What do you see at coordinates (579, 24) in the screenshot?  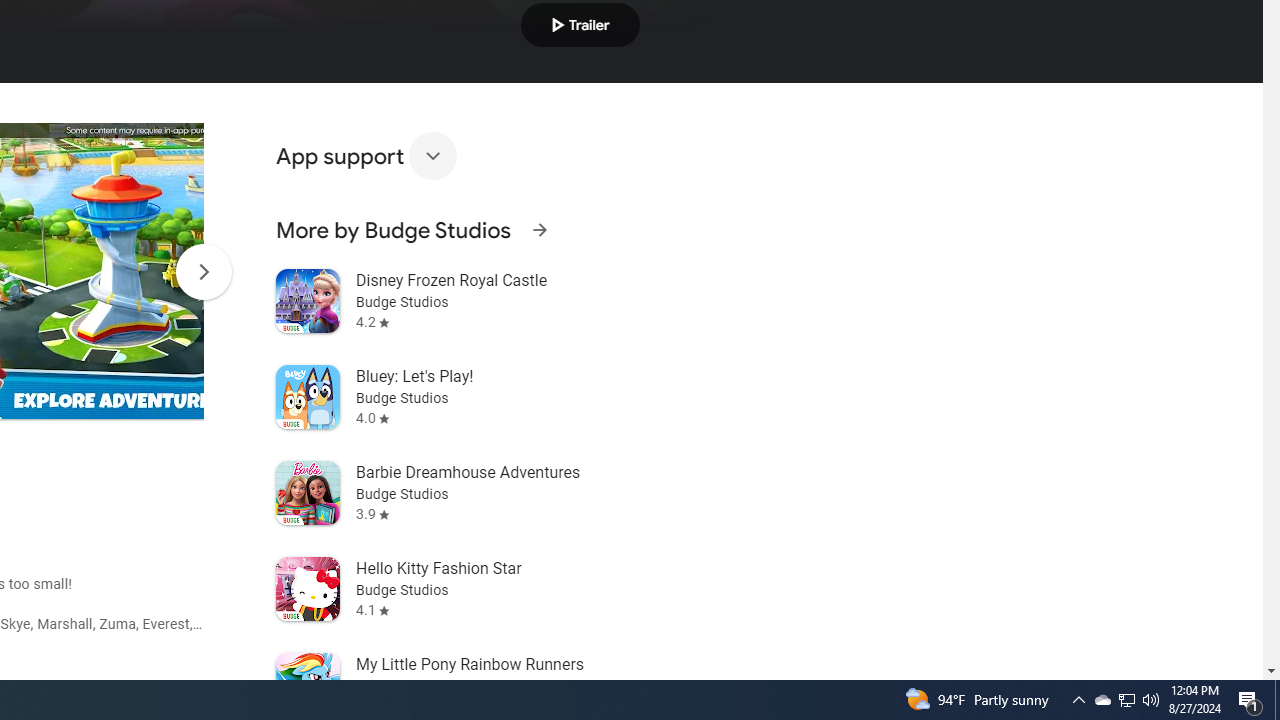 I see `'Play trailer'` at bounding box center [579, 24].